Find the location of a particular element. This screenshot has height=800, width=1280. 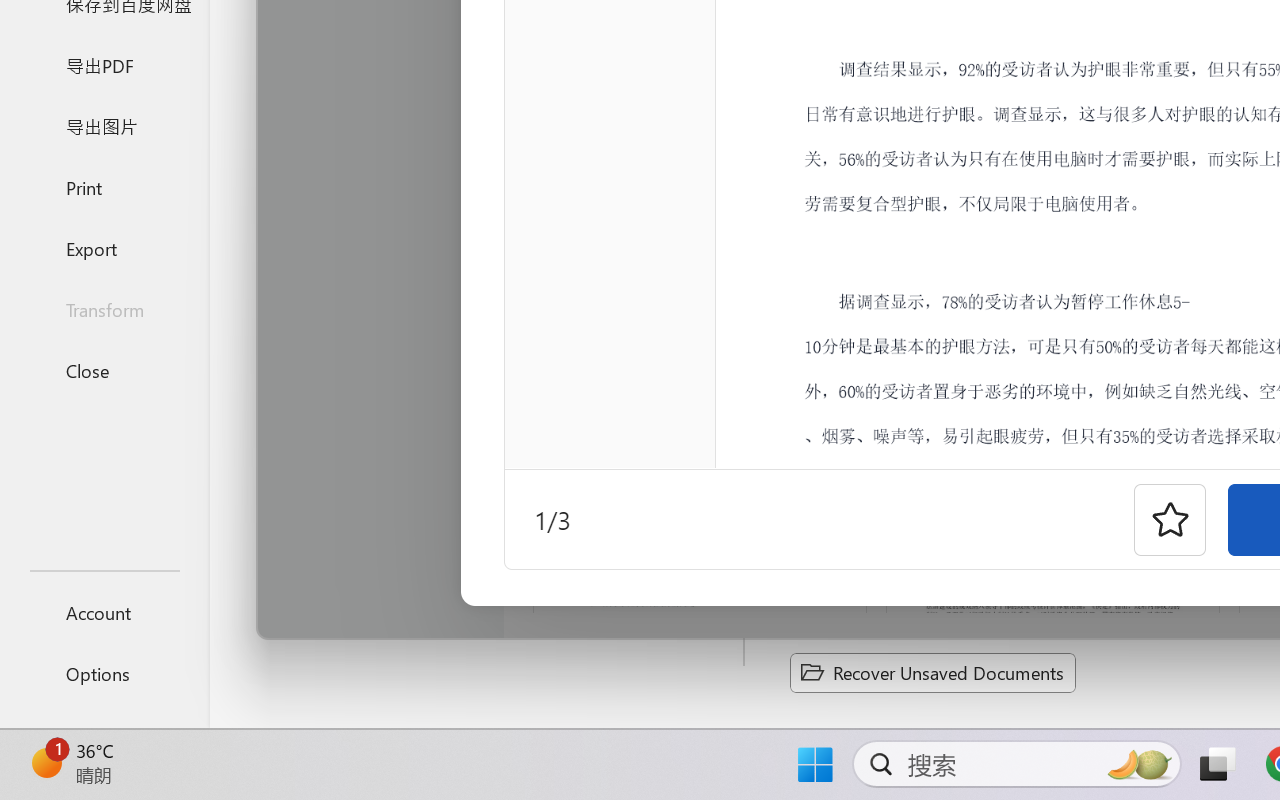

'Recover Unsaved Documents' is located at coordinates (932, 672).